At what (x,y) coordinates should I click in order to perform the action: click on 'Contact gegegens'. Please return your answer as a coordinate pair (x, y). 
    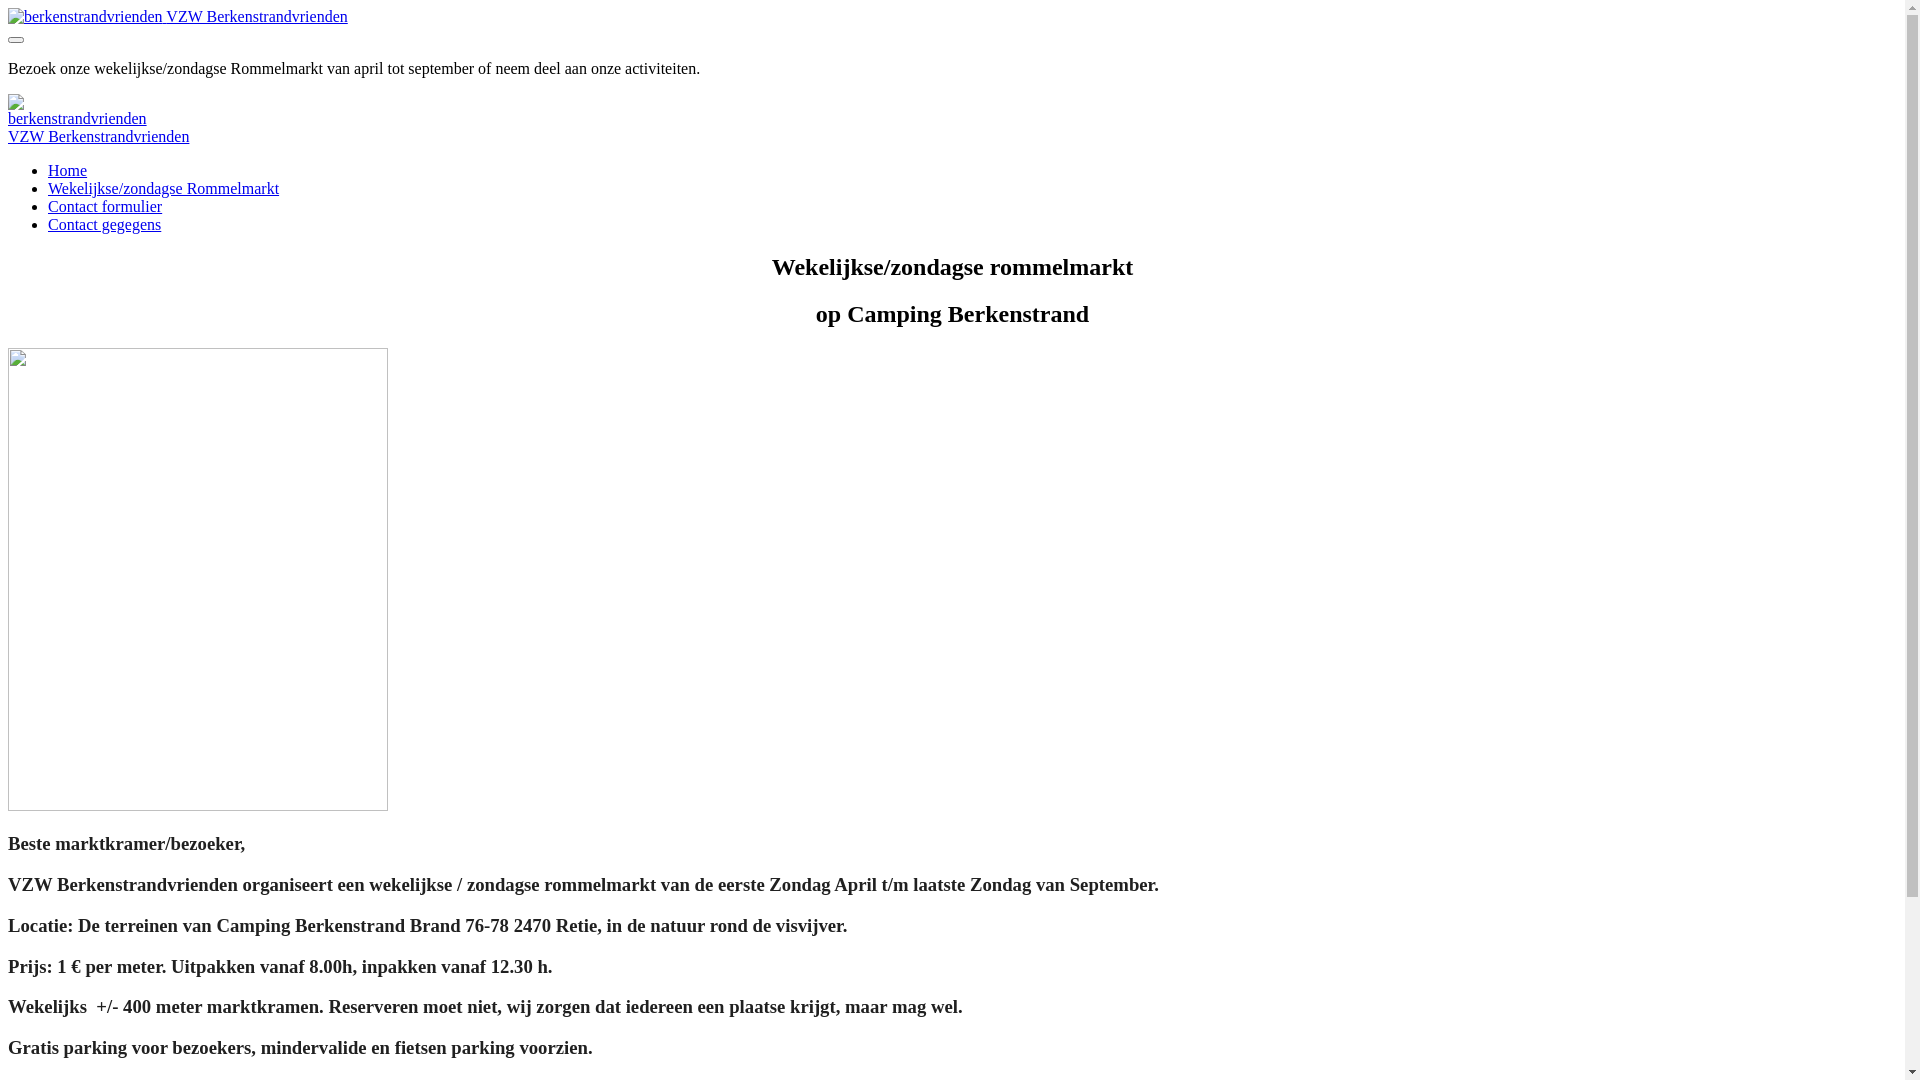
    Looking at the image, I should click on (103, 224).